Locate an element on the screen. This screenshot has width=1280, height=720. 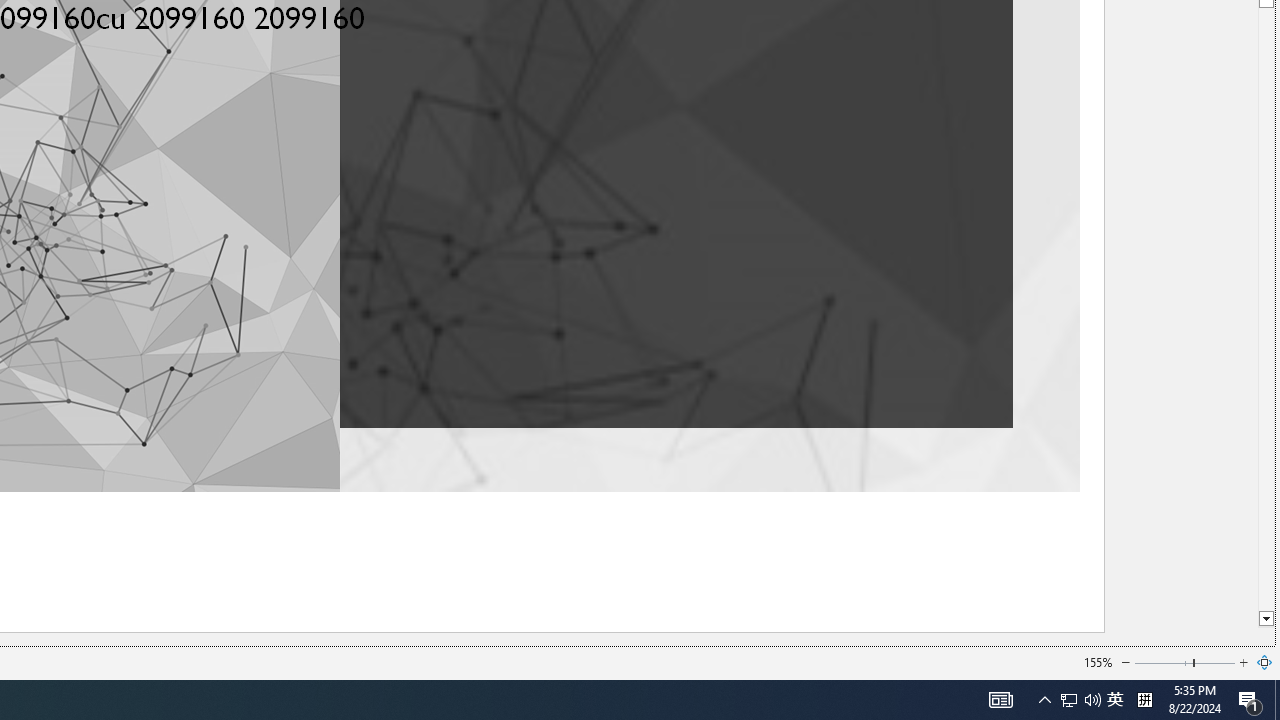
'155%' is located at coordinates (1097, 662).